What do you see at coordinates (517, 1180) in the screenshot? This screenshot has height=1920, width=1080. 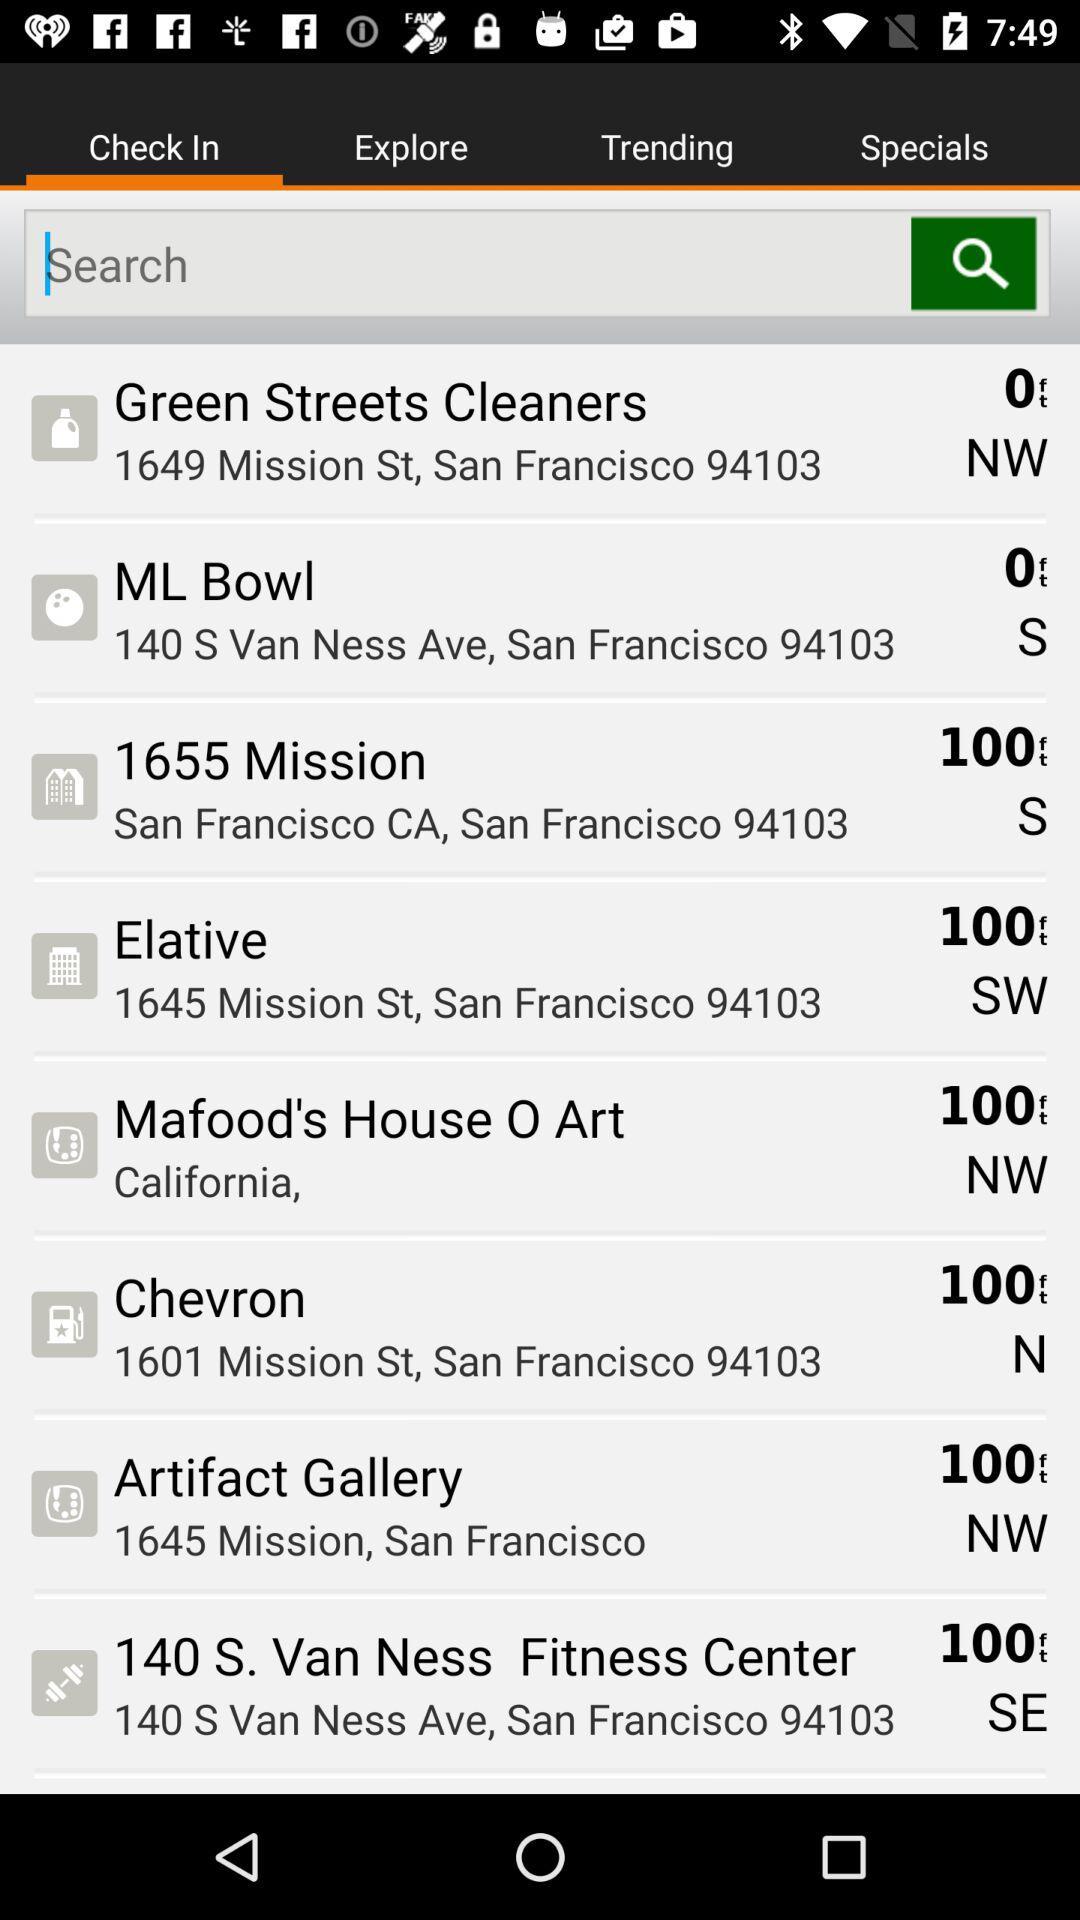 I see `the icon below the mafood s house item` at bounding box center [517, 1180].